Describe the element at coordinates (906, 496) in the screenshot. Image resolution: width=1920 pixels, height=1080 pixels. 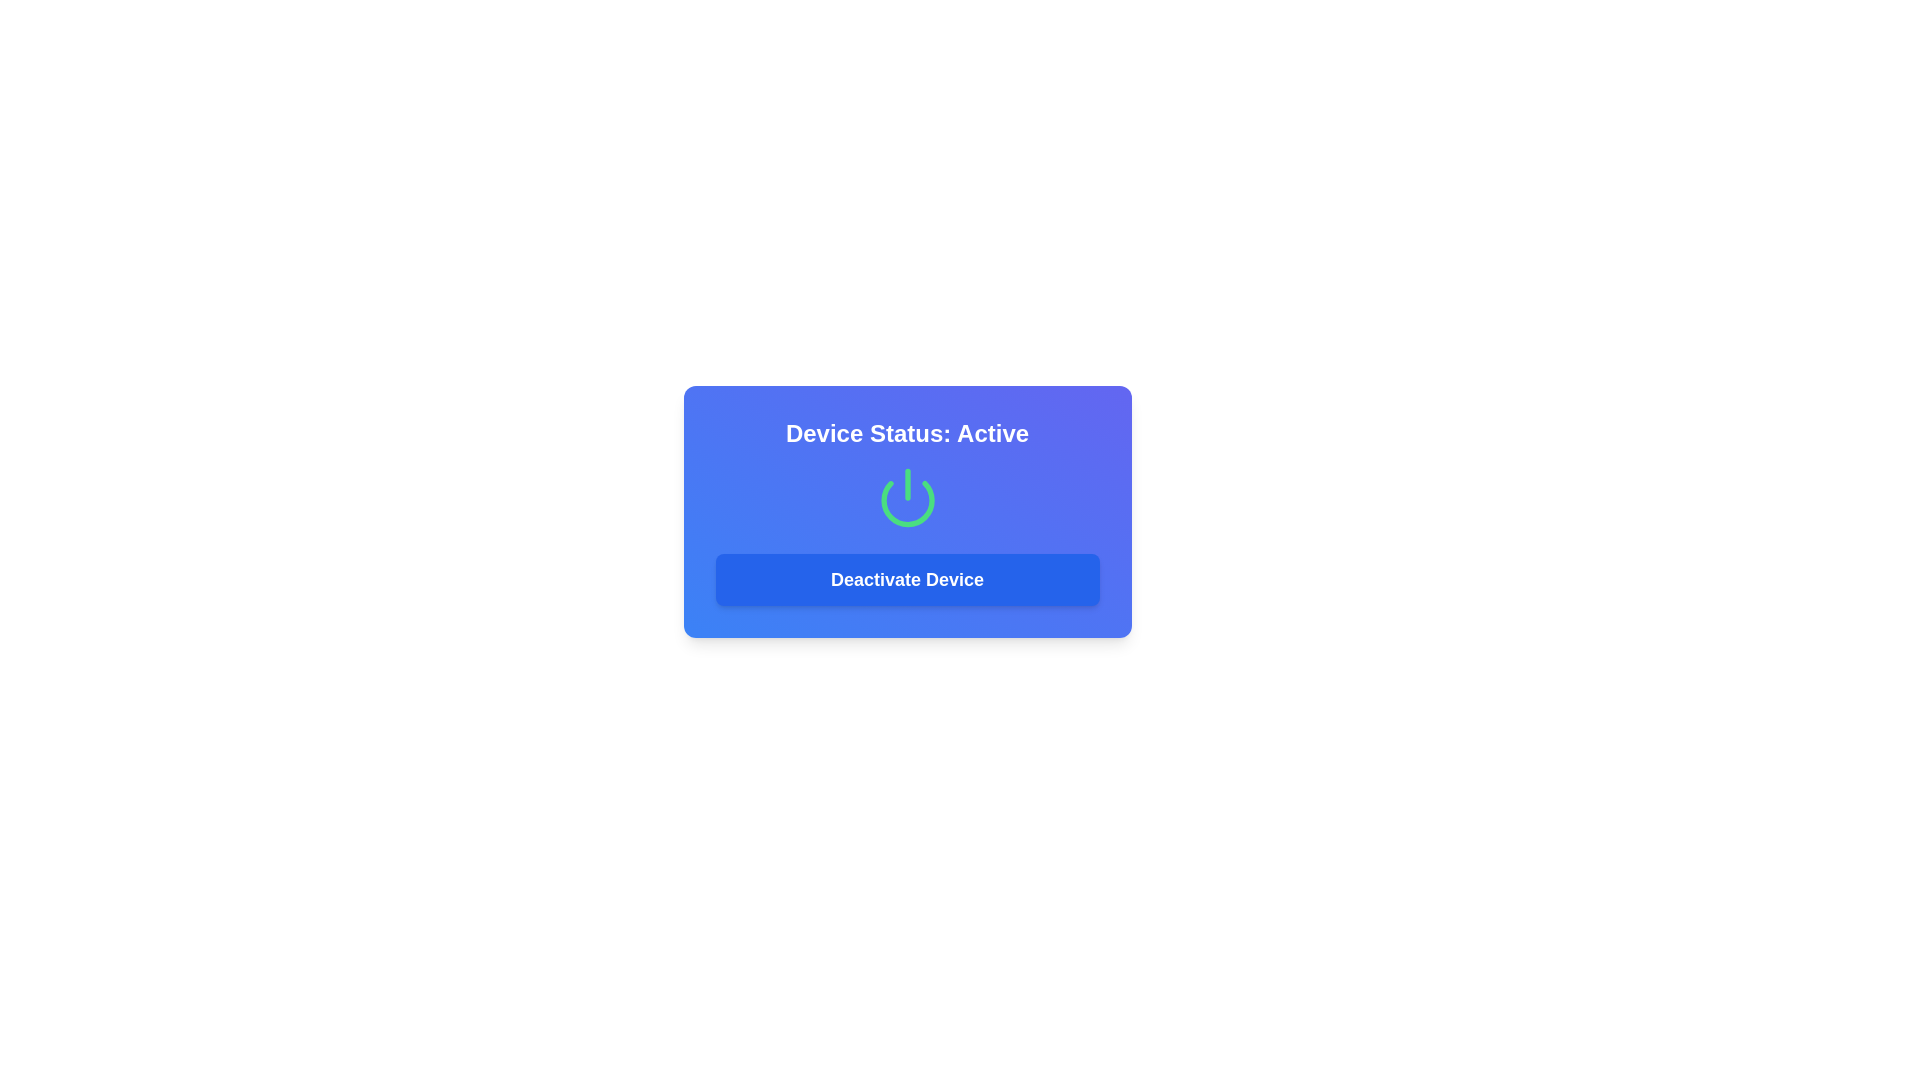
I see `the circular green power icon, which features a vertical line indicating a power on/off symbol, located centrally below the text 'Device Status: Active' and above the 'Deactivate Device' button` at that location.